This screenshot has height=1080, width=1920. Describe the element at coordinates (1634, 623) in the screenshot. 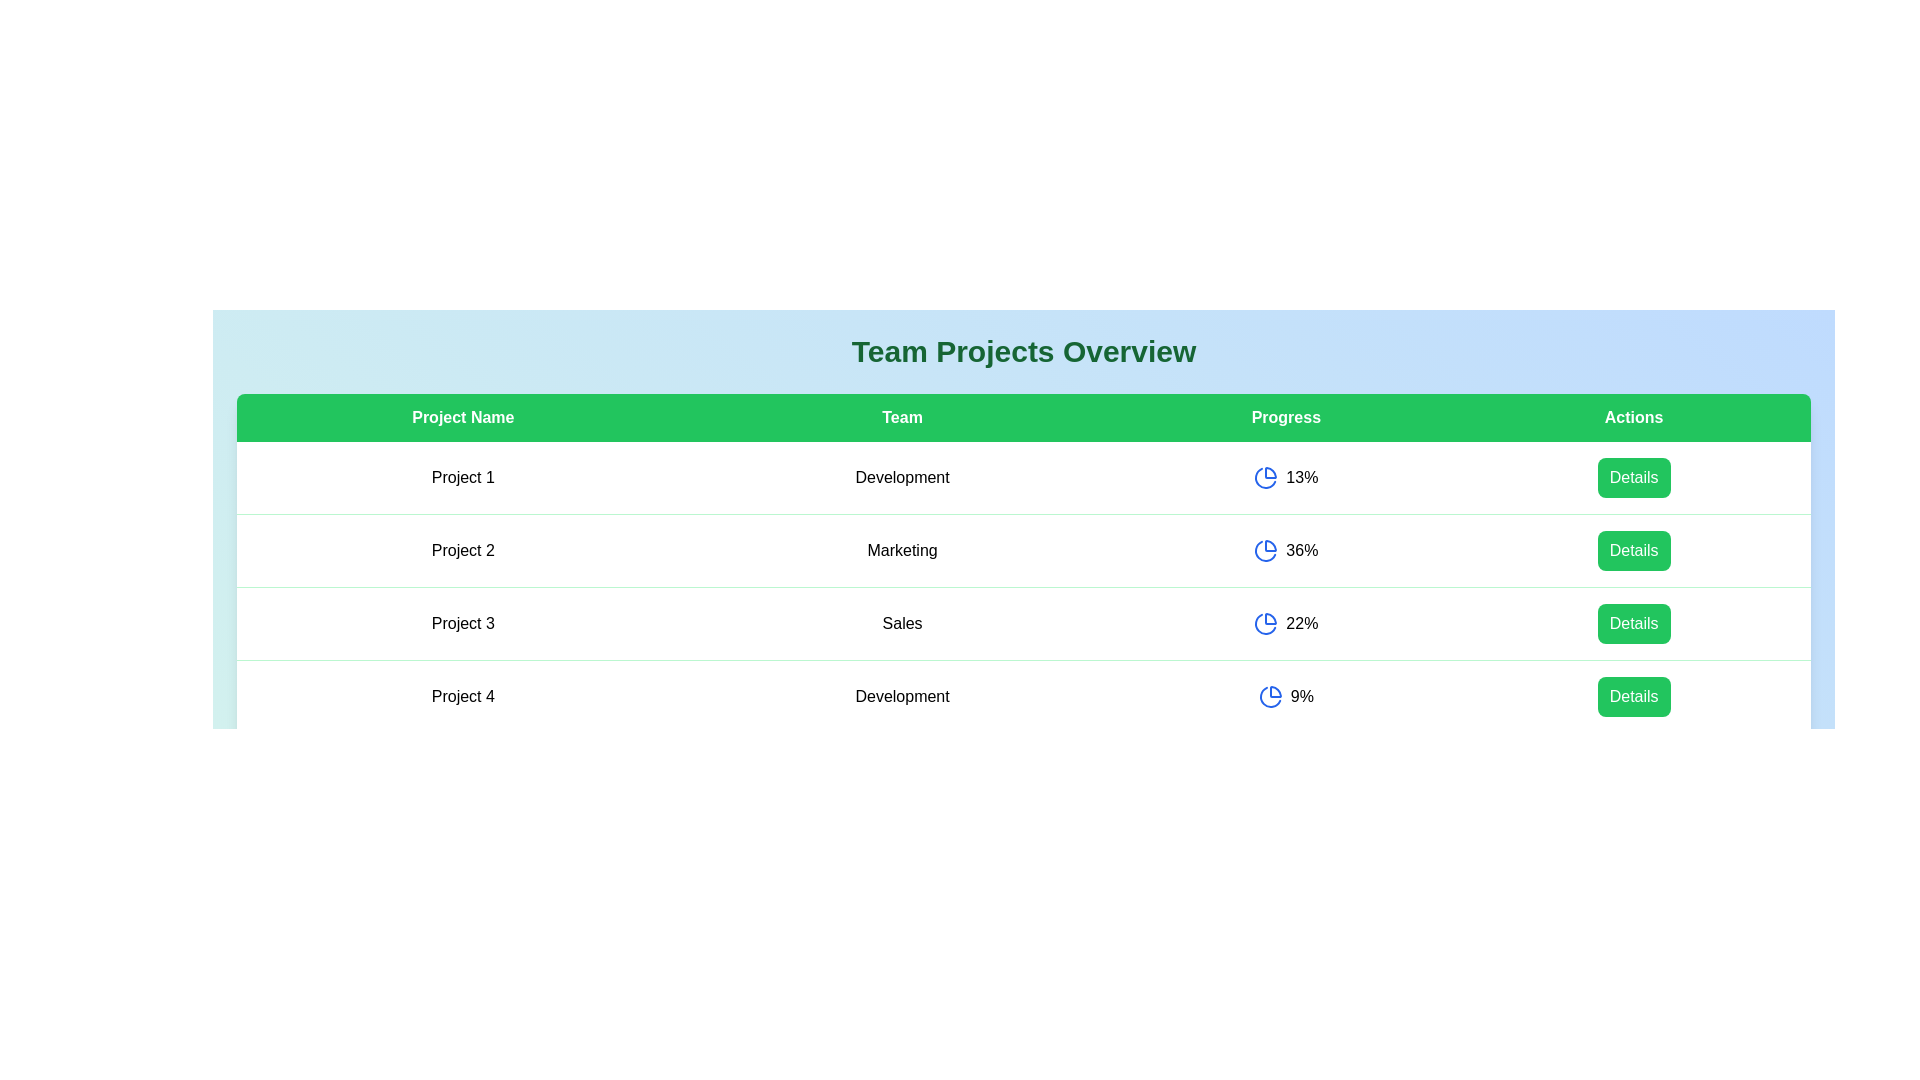

I see `the 'Details' button for the project with the name Project 3` at that location.